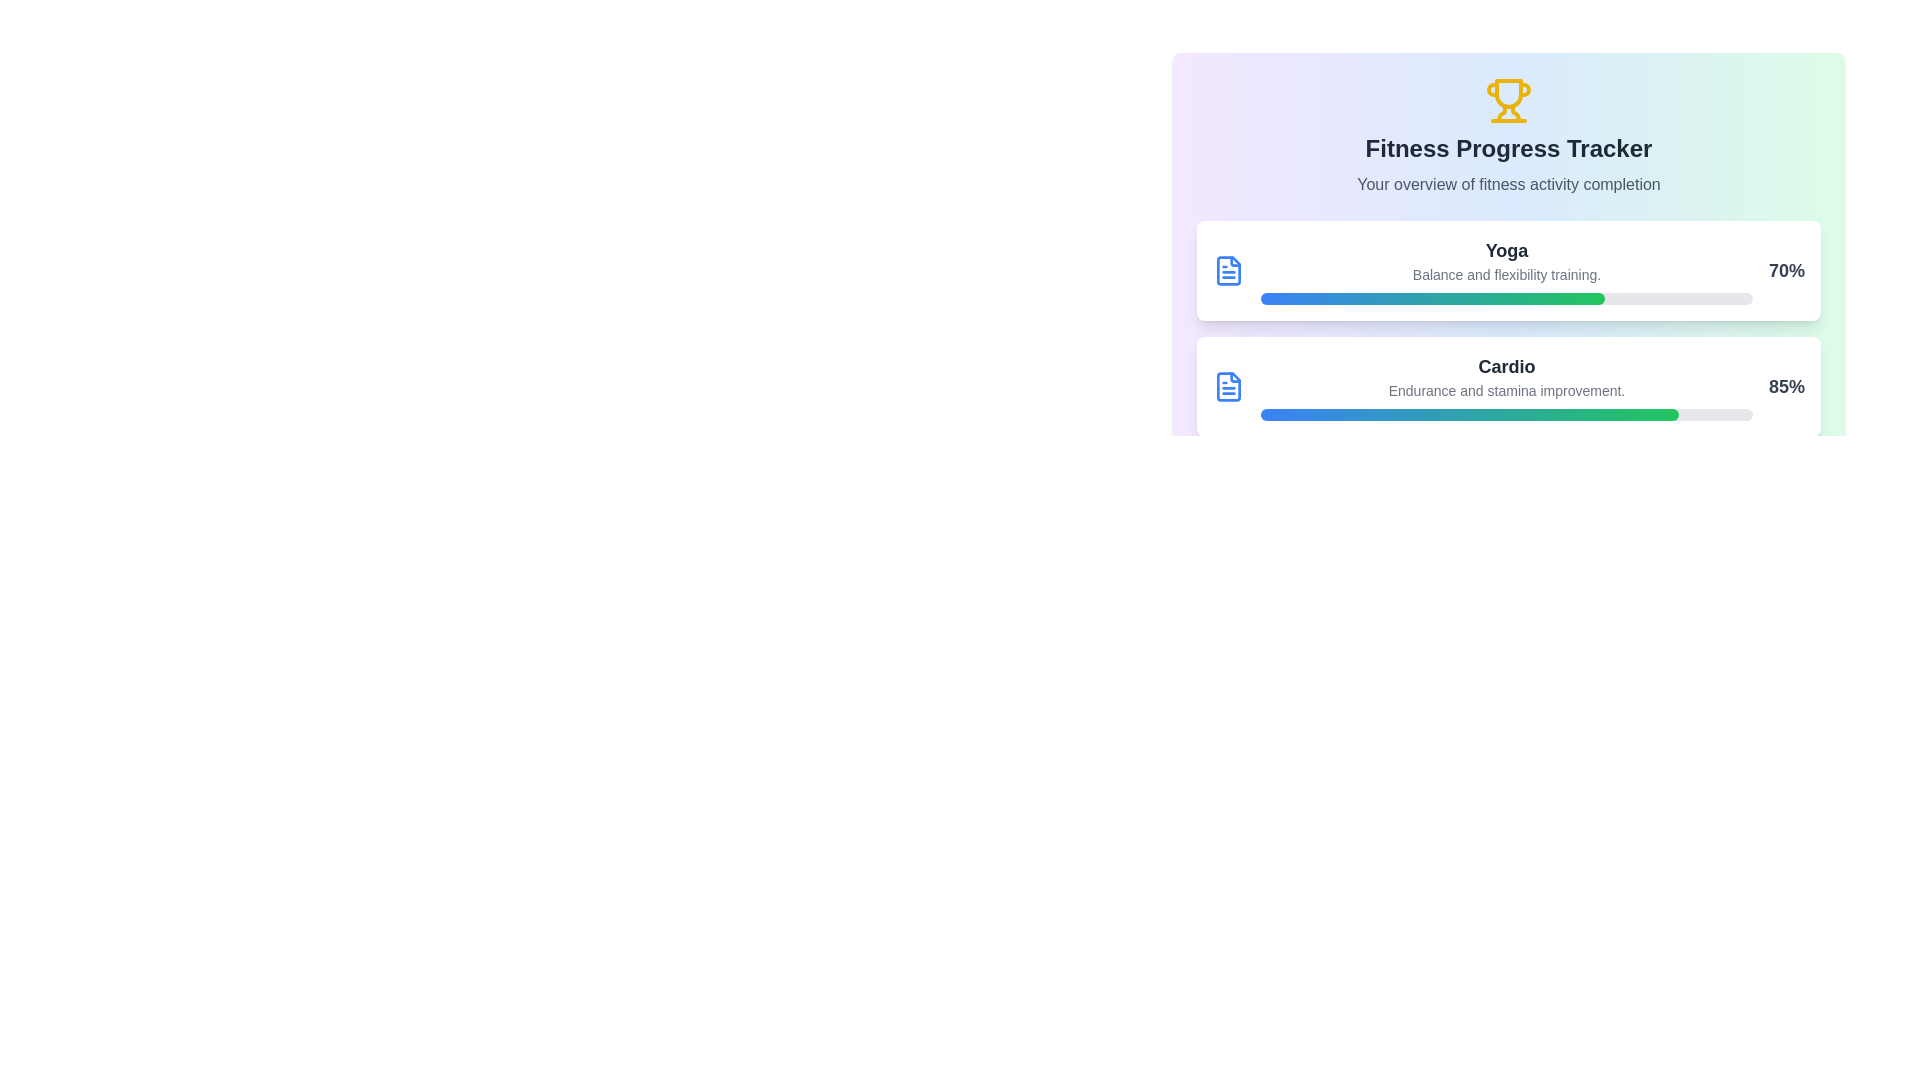 This screenshot has height=1080, width=1920. I want to click on the 'Yoga' text label, which is the first item in the 'Fitness Progress Tracker' section, displaying training information about balance and flexibility, so click(1507, 270).